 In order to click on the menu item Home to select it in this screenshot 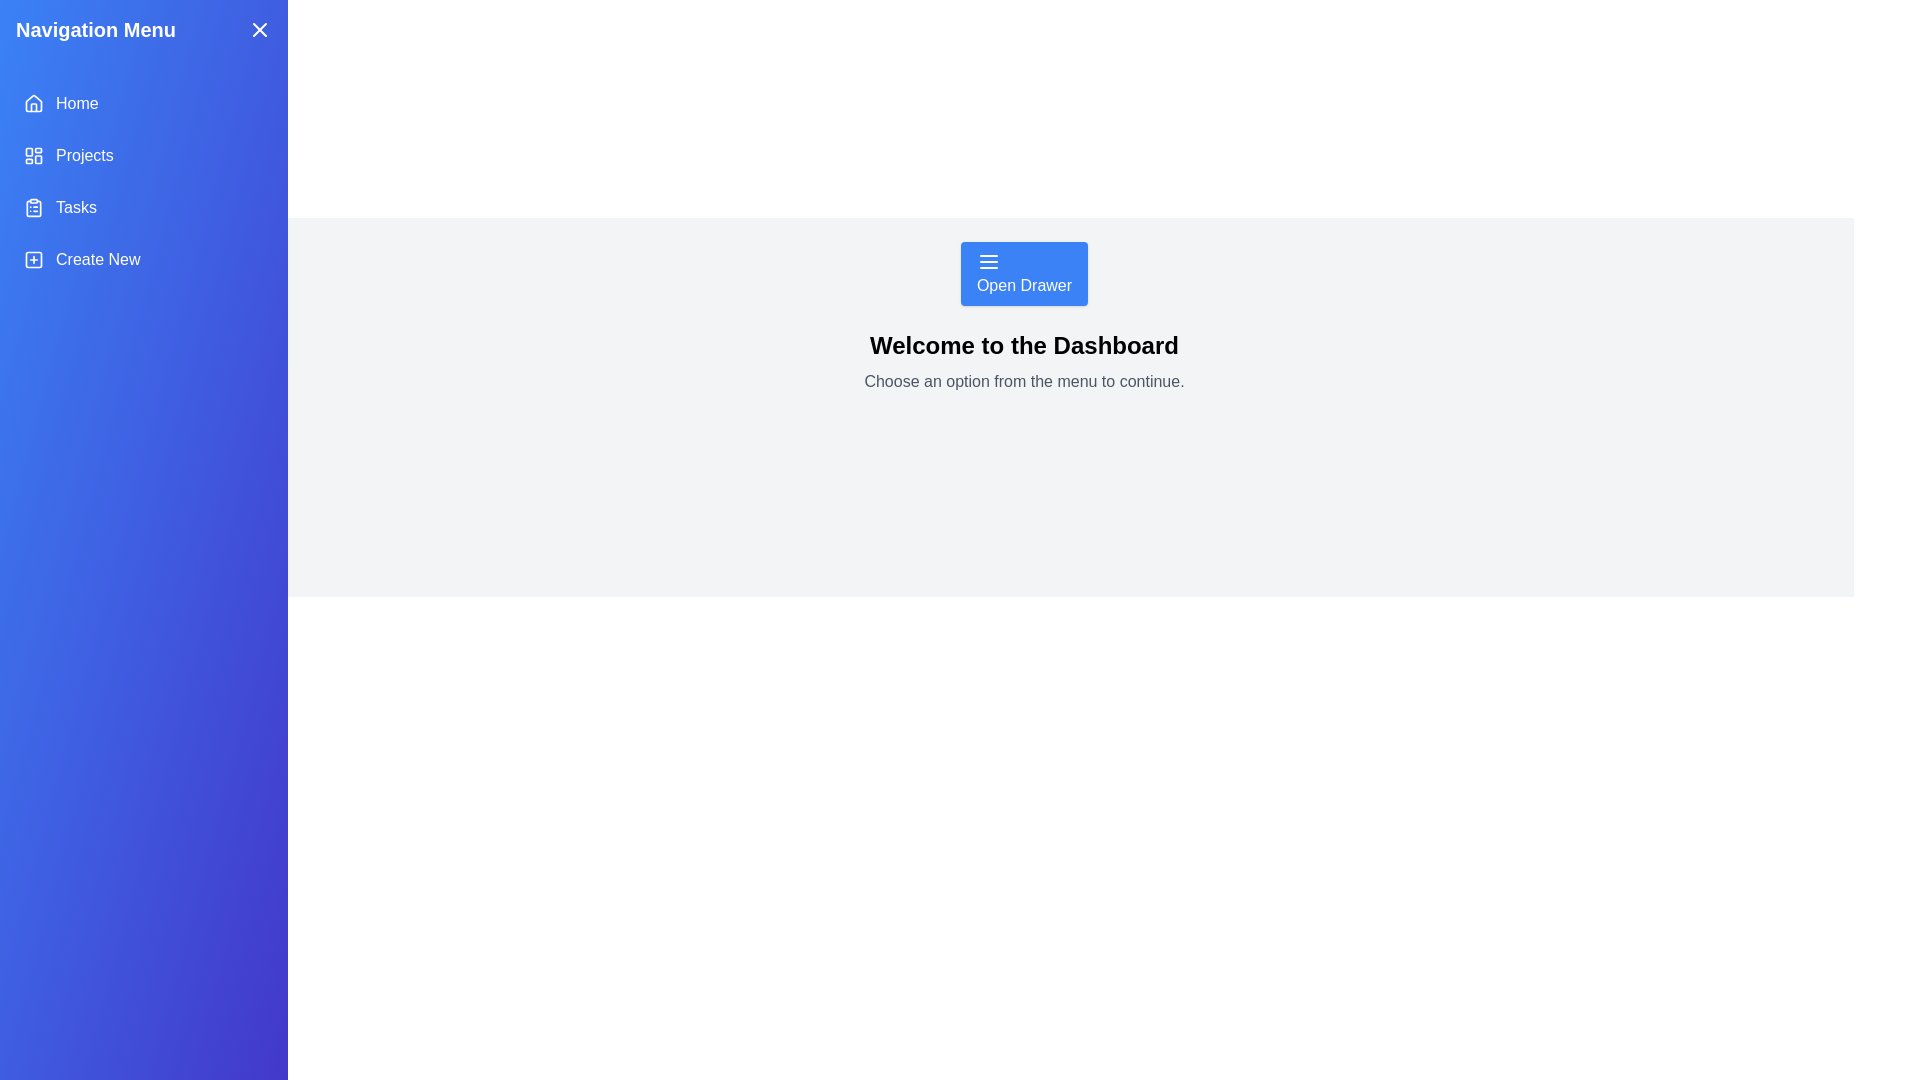, I will do `click(143, 104)`.